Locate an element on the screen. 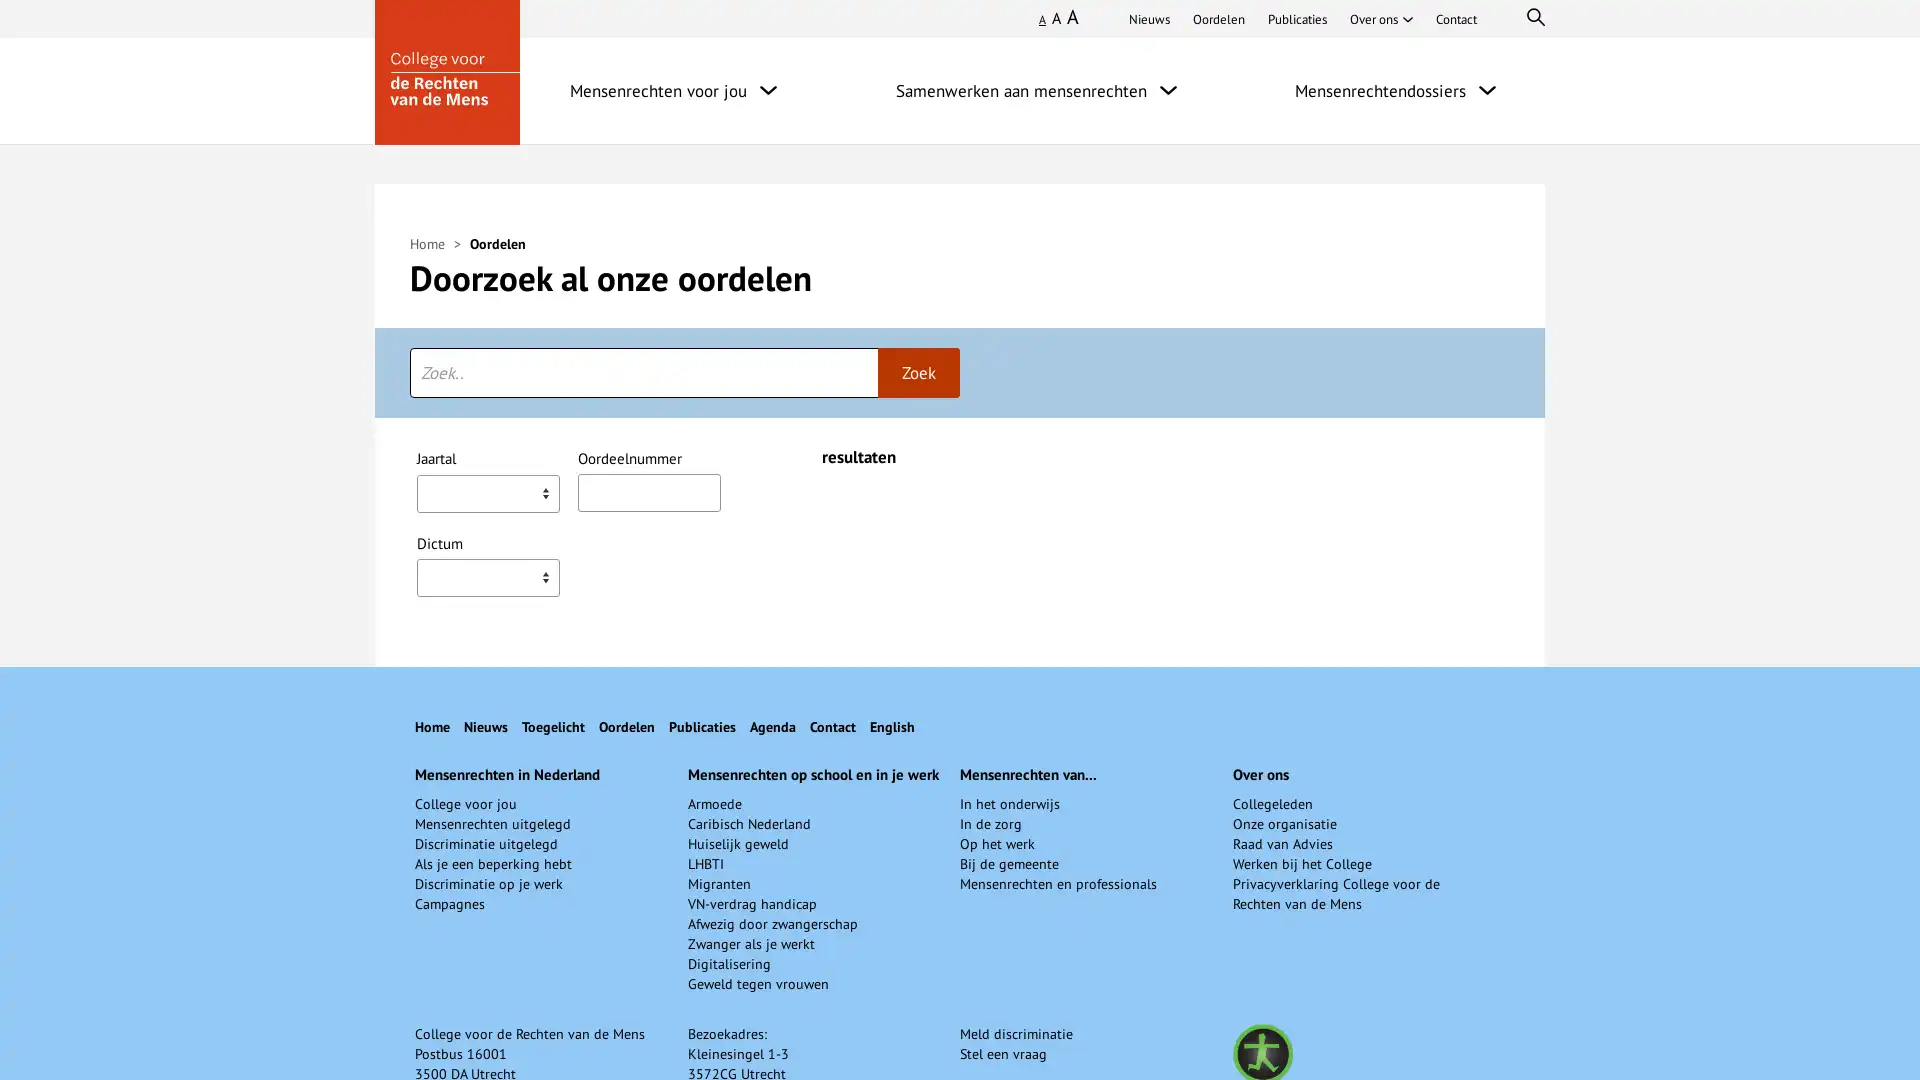 The width and height of the screenshot is (1920, 1080). Klein lettertype is located at coordinates (1041, 19).